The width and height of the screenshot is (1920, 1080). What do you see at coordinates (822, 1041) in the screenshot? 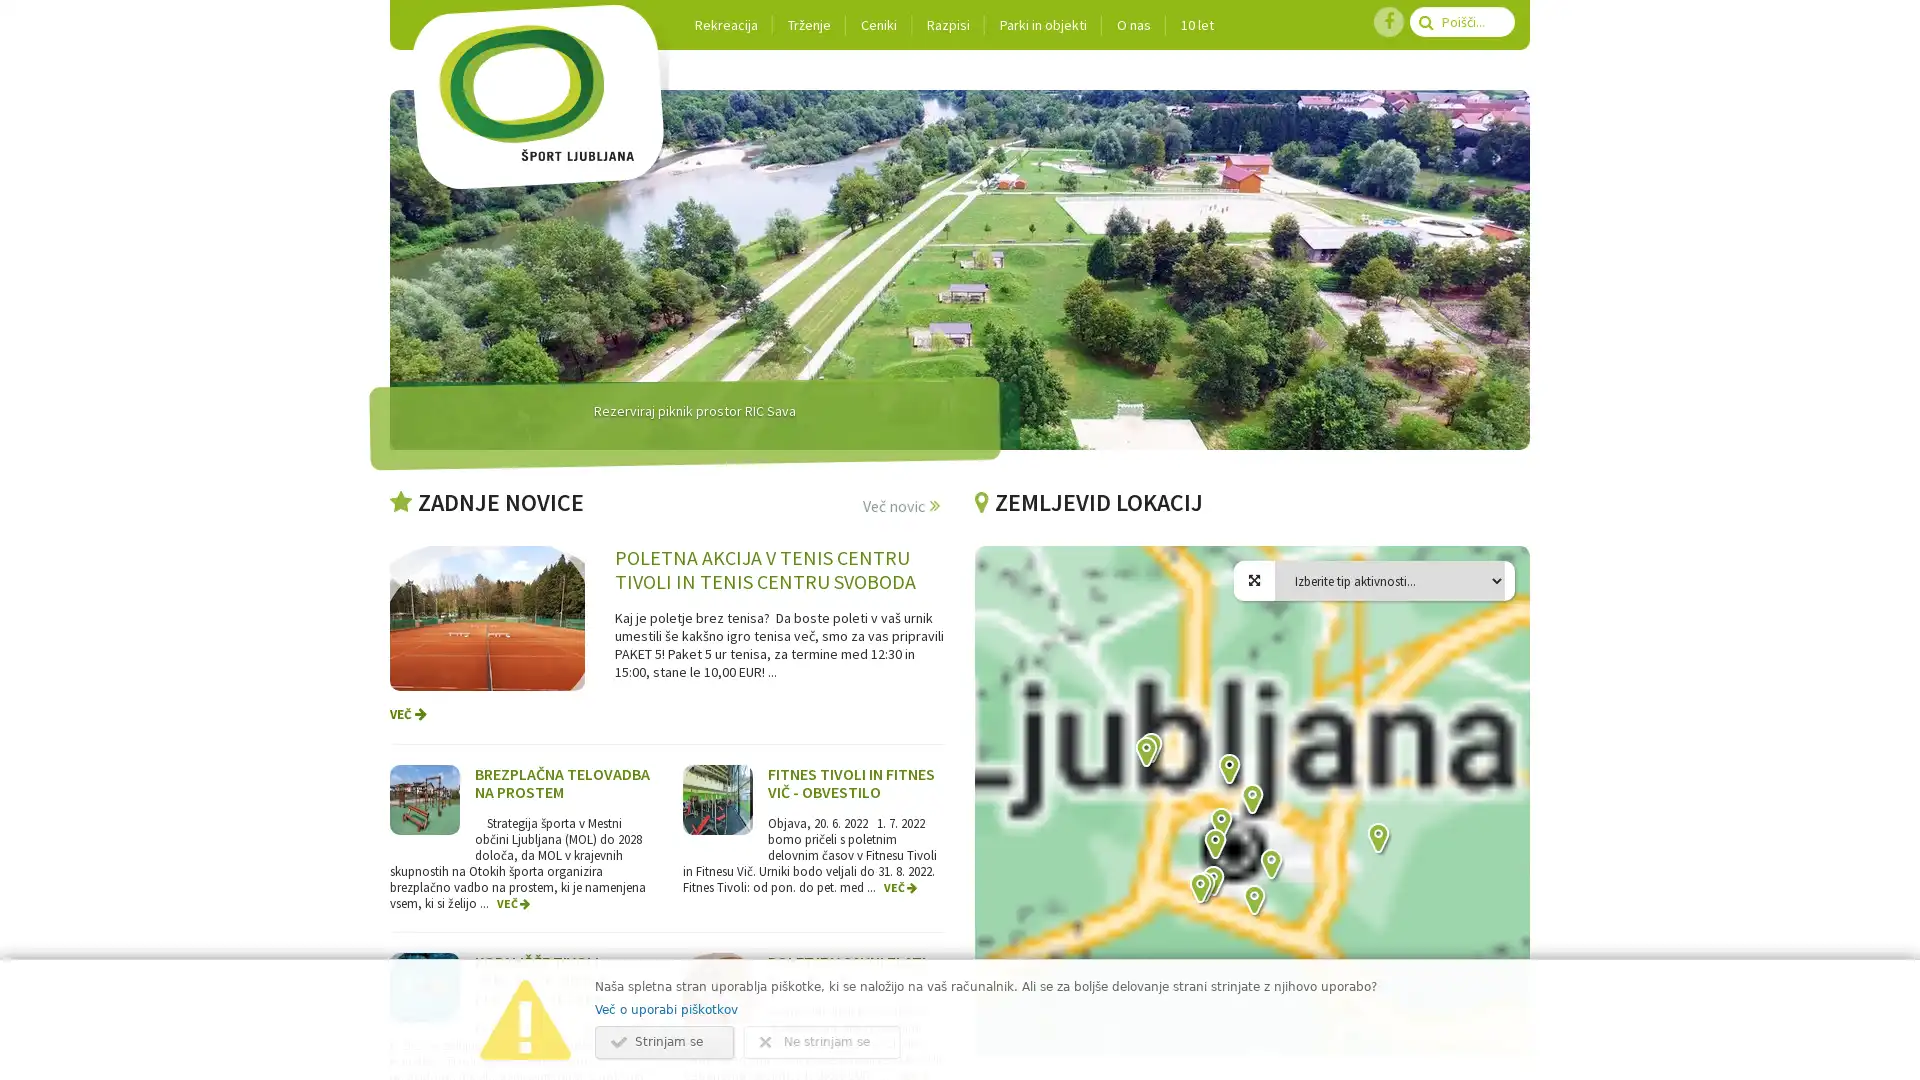
I see `Ne strinjam se` at bounding box center [822, 1041].